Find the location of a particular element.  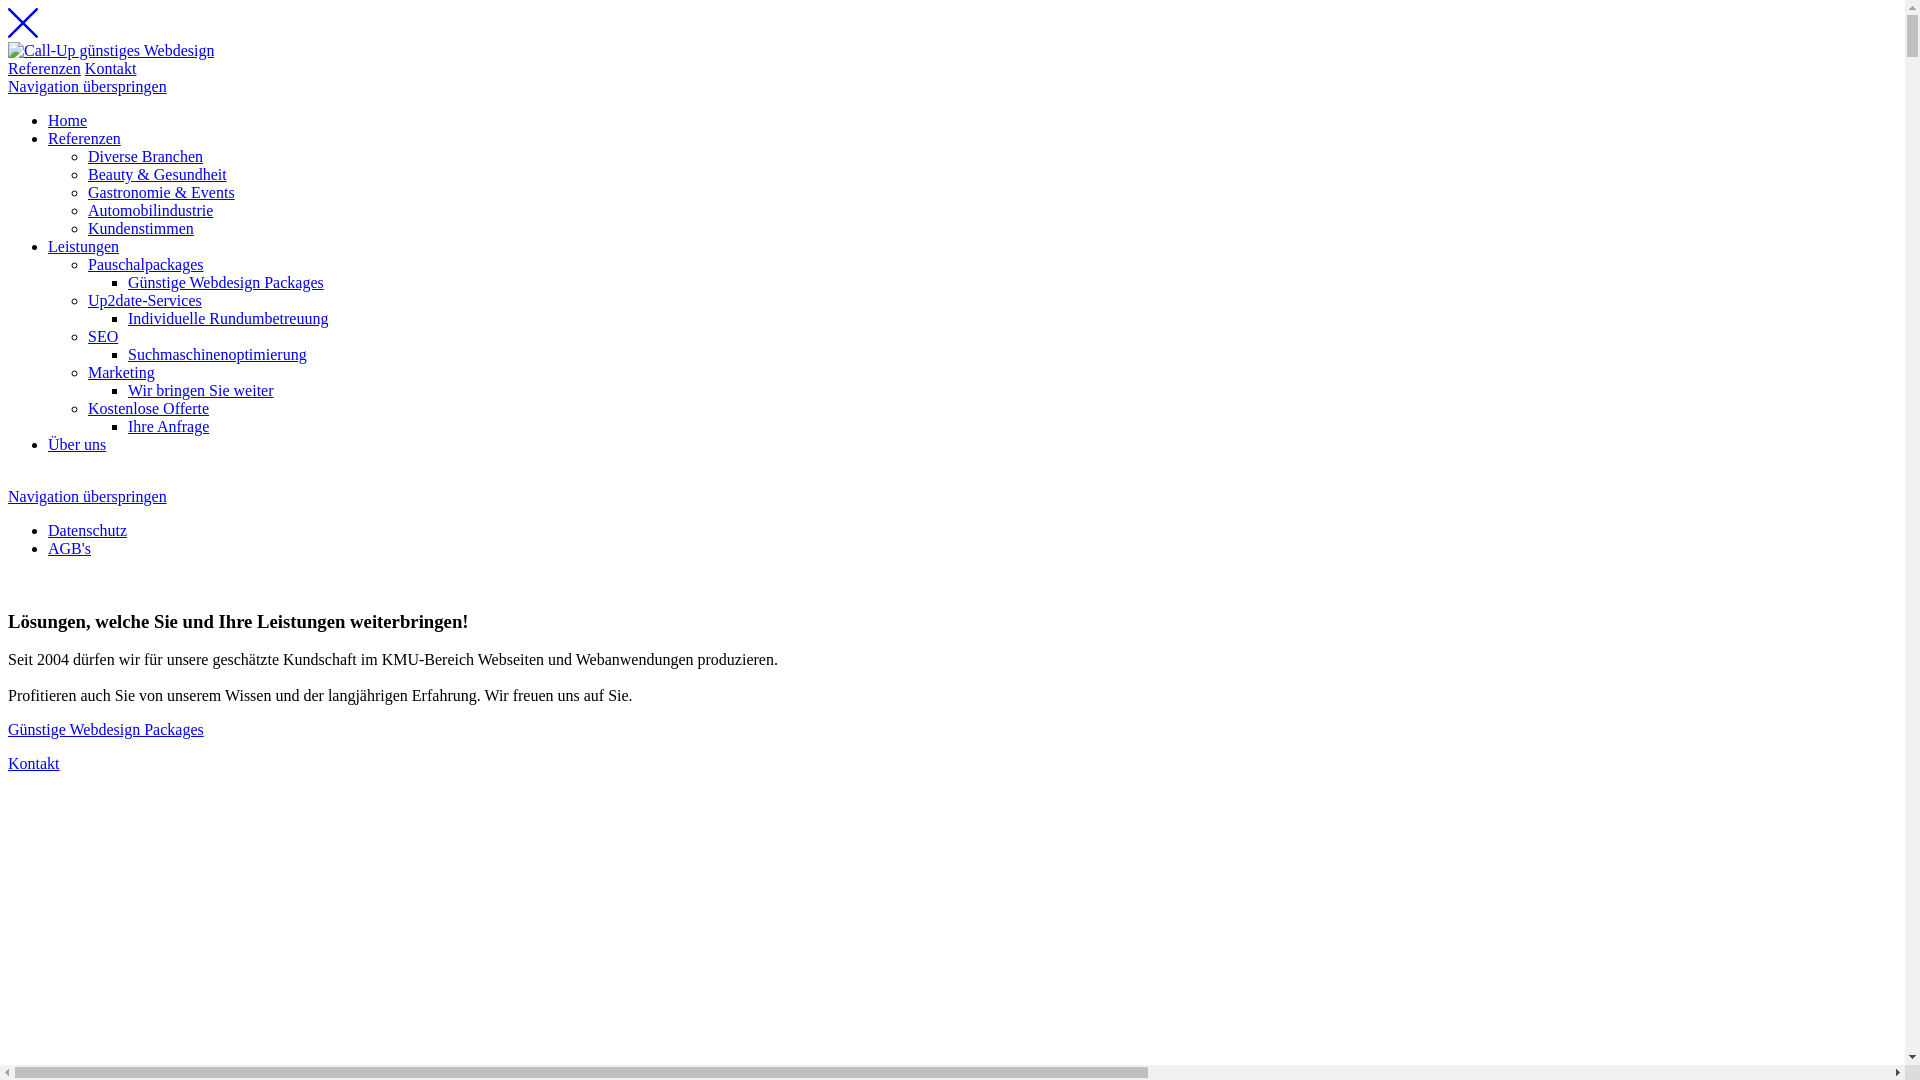

'Diverse Branchen' is located at coordinates (144, 155).